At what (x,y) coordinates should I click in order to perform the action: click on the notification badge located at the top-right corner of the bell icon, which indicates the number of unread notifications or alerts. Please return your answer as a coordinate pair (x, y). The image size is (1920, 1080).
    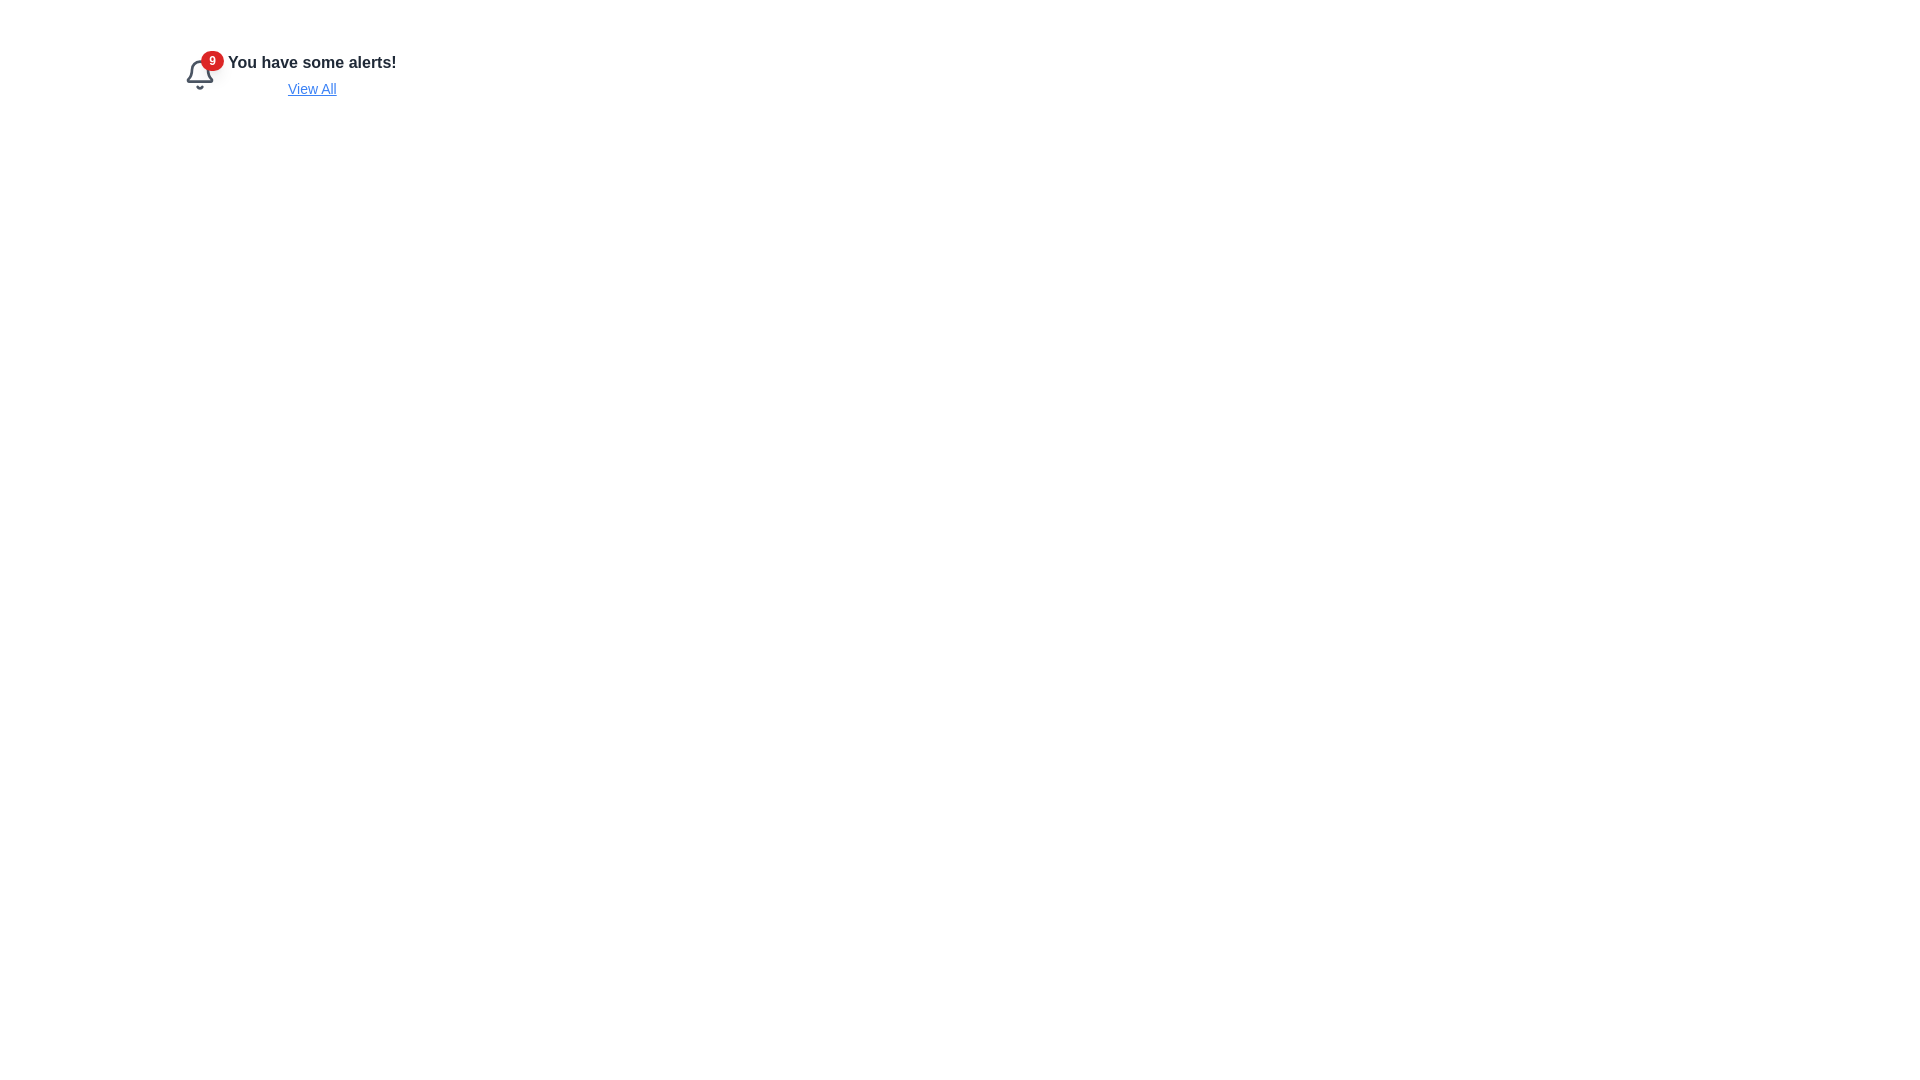
    Looking at the image, I should click on (212, 60).